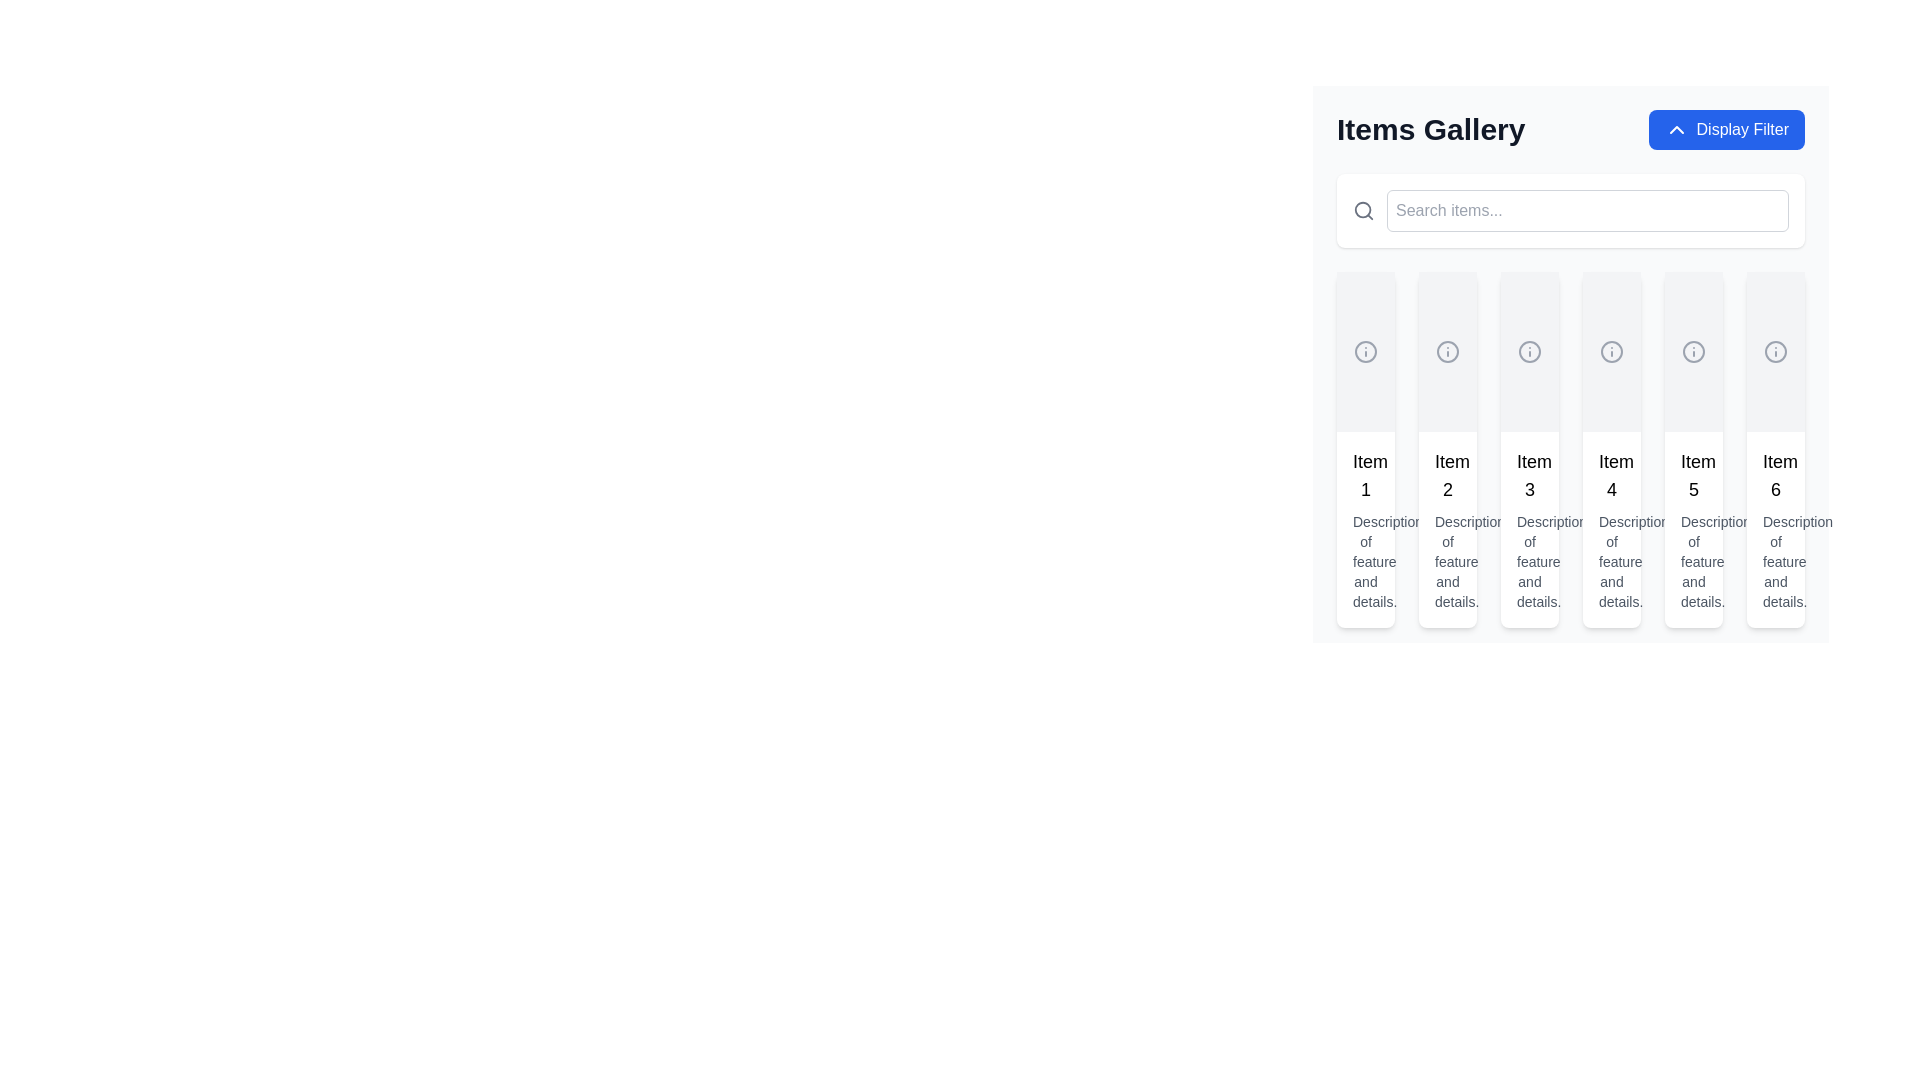 Image resolution: width=1920 pixels, height=1080 pixels. Describe the element at coordinates (1612, 350) in the screenshot. I see `the informational icon, which is a circular icon with a thin border, a vertical line, and a small dot at the top, located in the fourth position of a horizontal list within the 'Item 4' card in the Items Gallery` at that location.